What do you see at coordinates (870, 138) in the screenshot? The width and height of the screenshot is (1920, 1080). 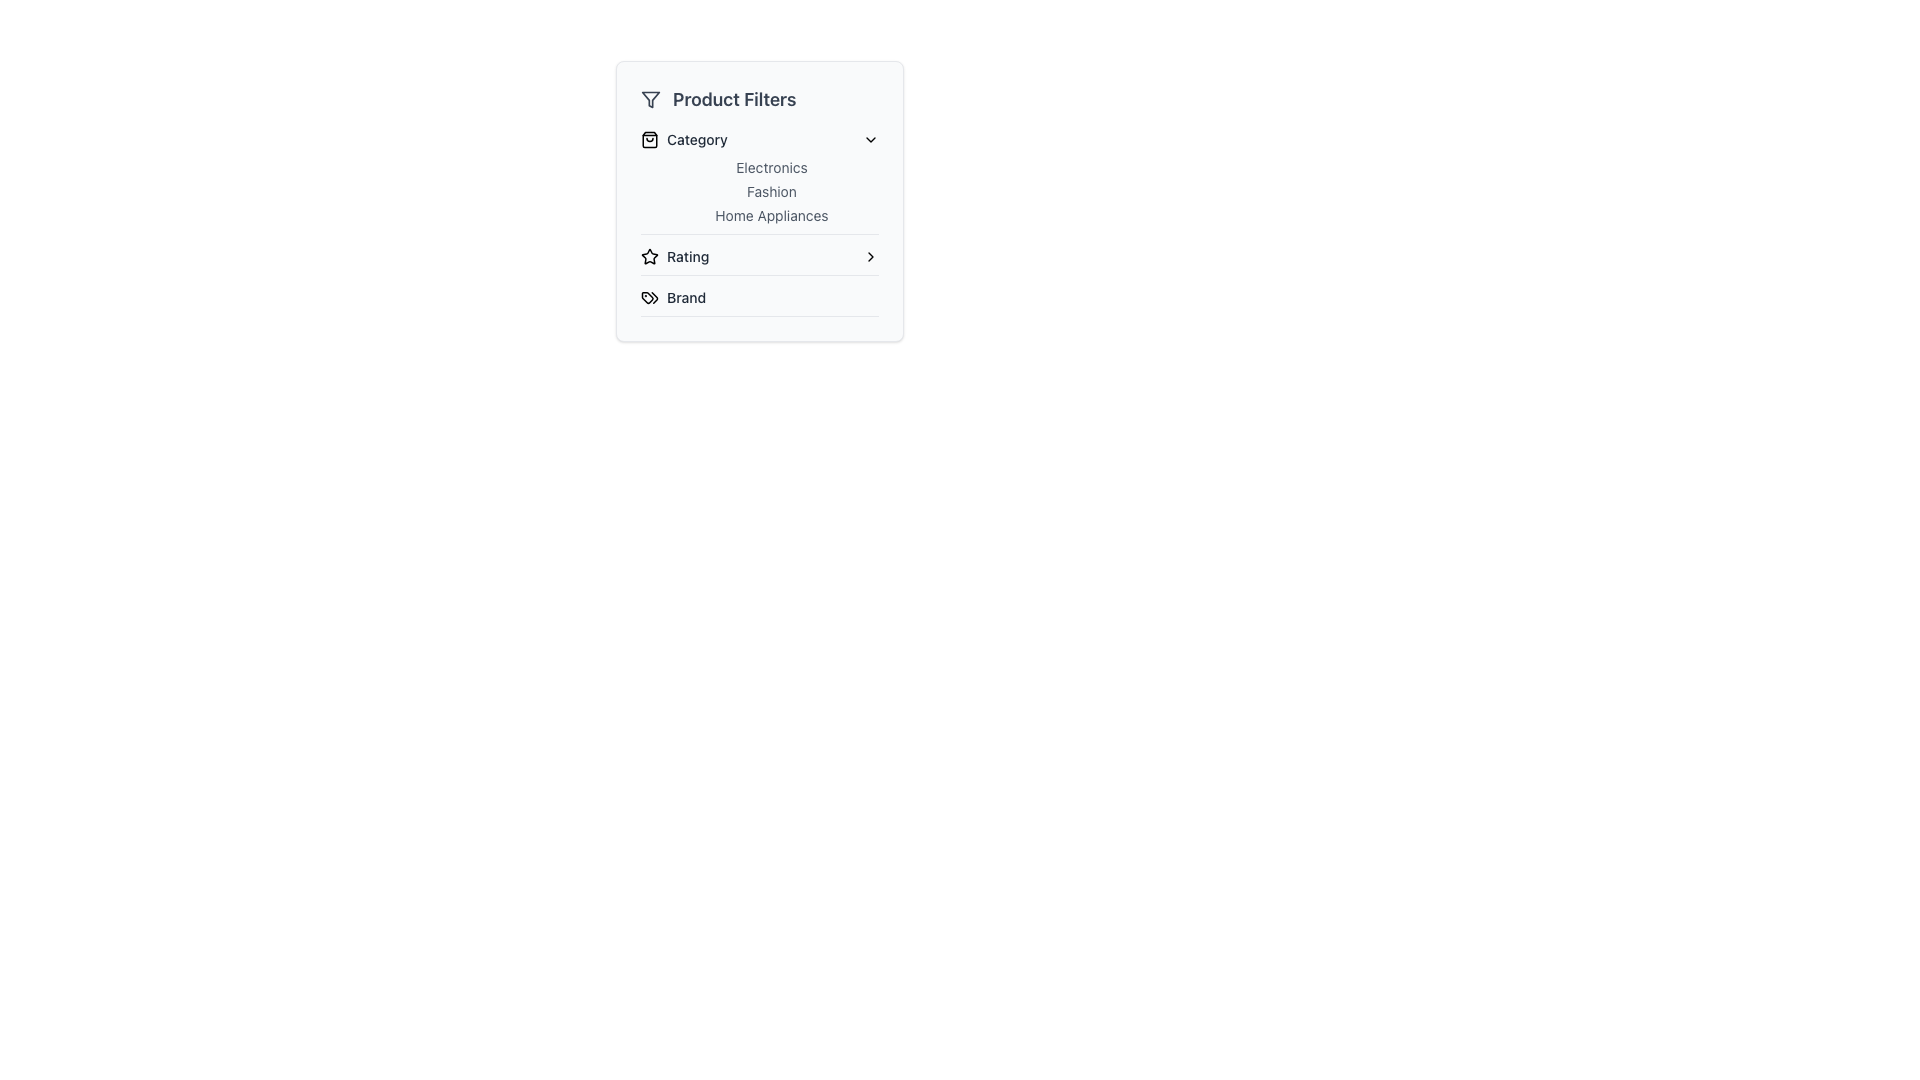 I see `the Chevron Down icon in the 'Product Filters' section` at bounding box center [870, 138].